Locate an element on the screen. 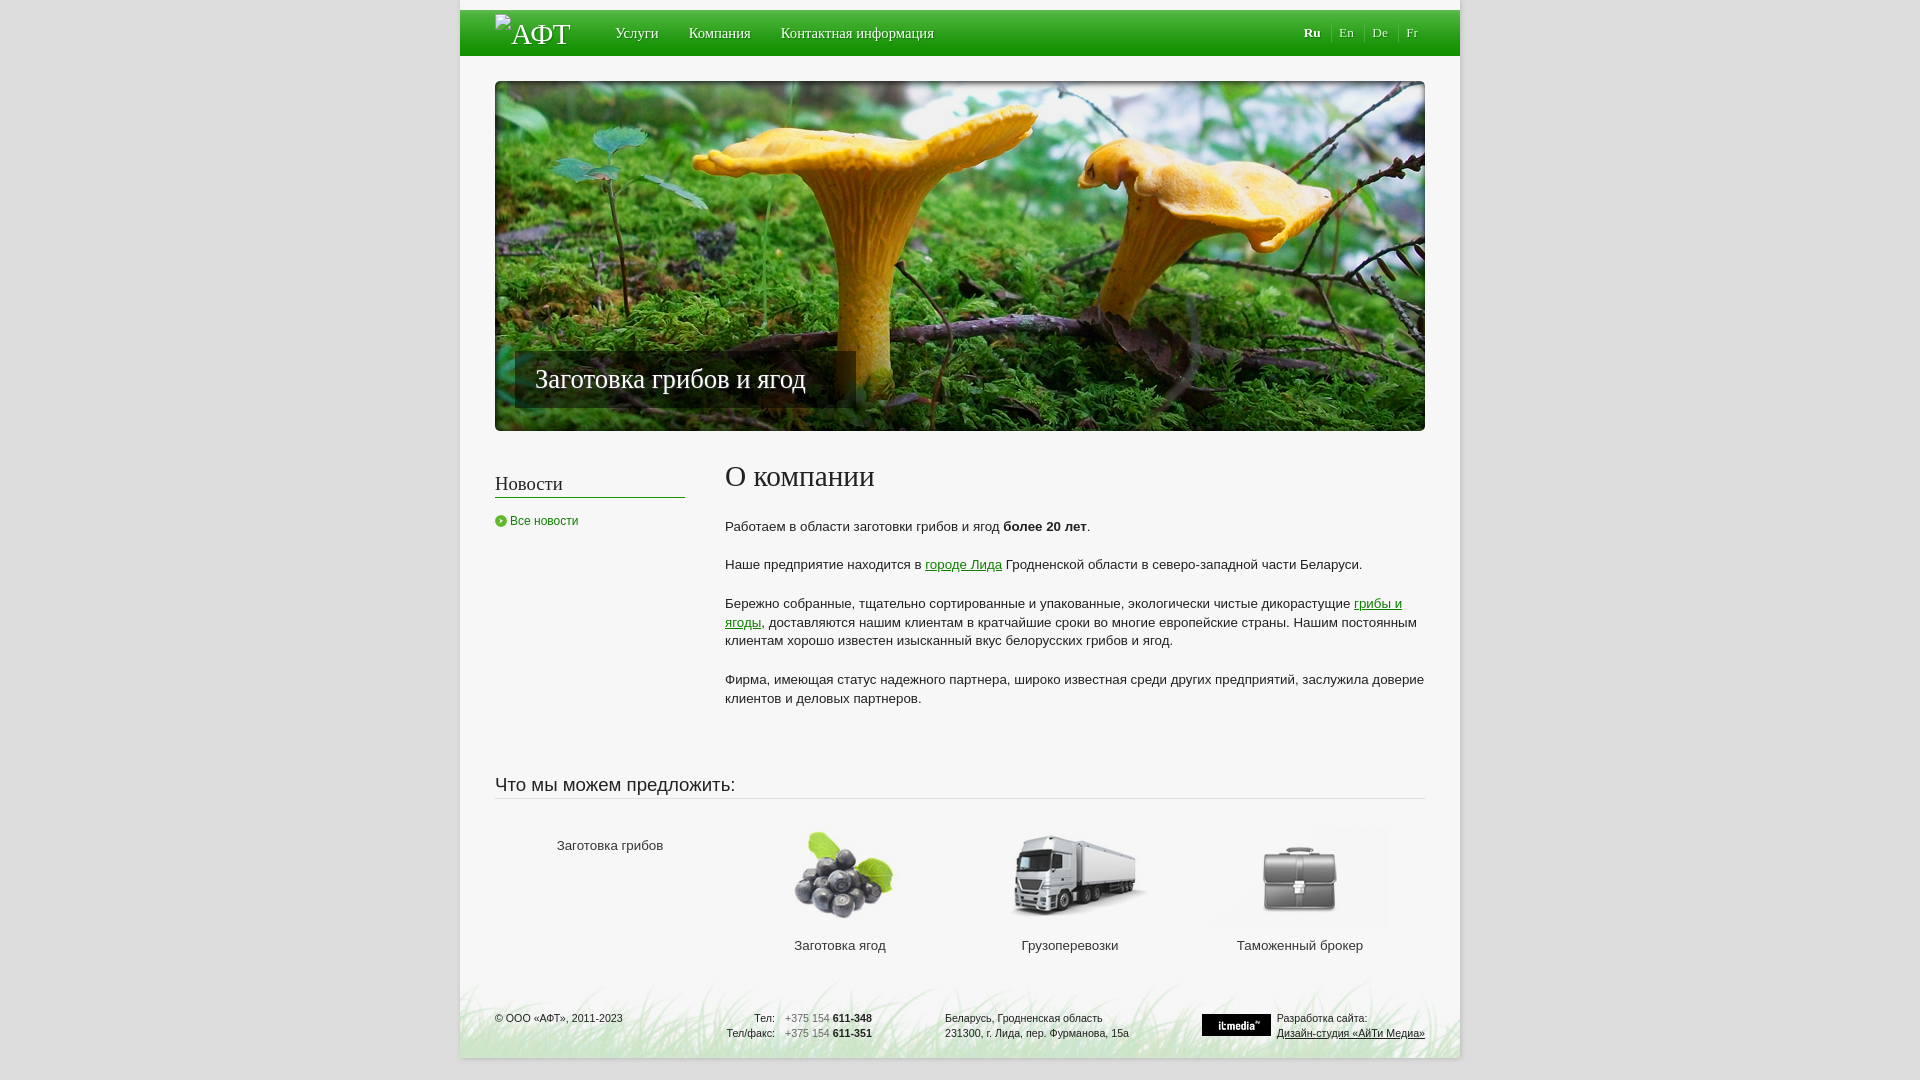 This screenshot has height=1080, width=1920. 'Fr' is located at coordinates (1410, 32).